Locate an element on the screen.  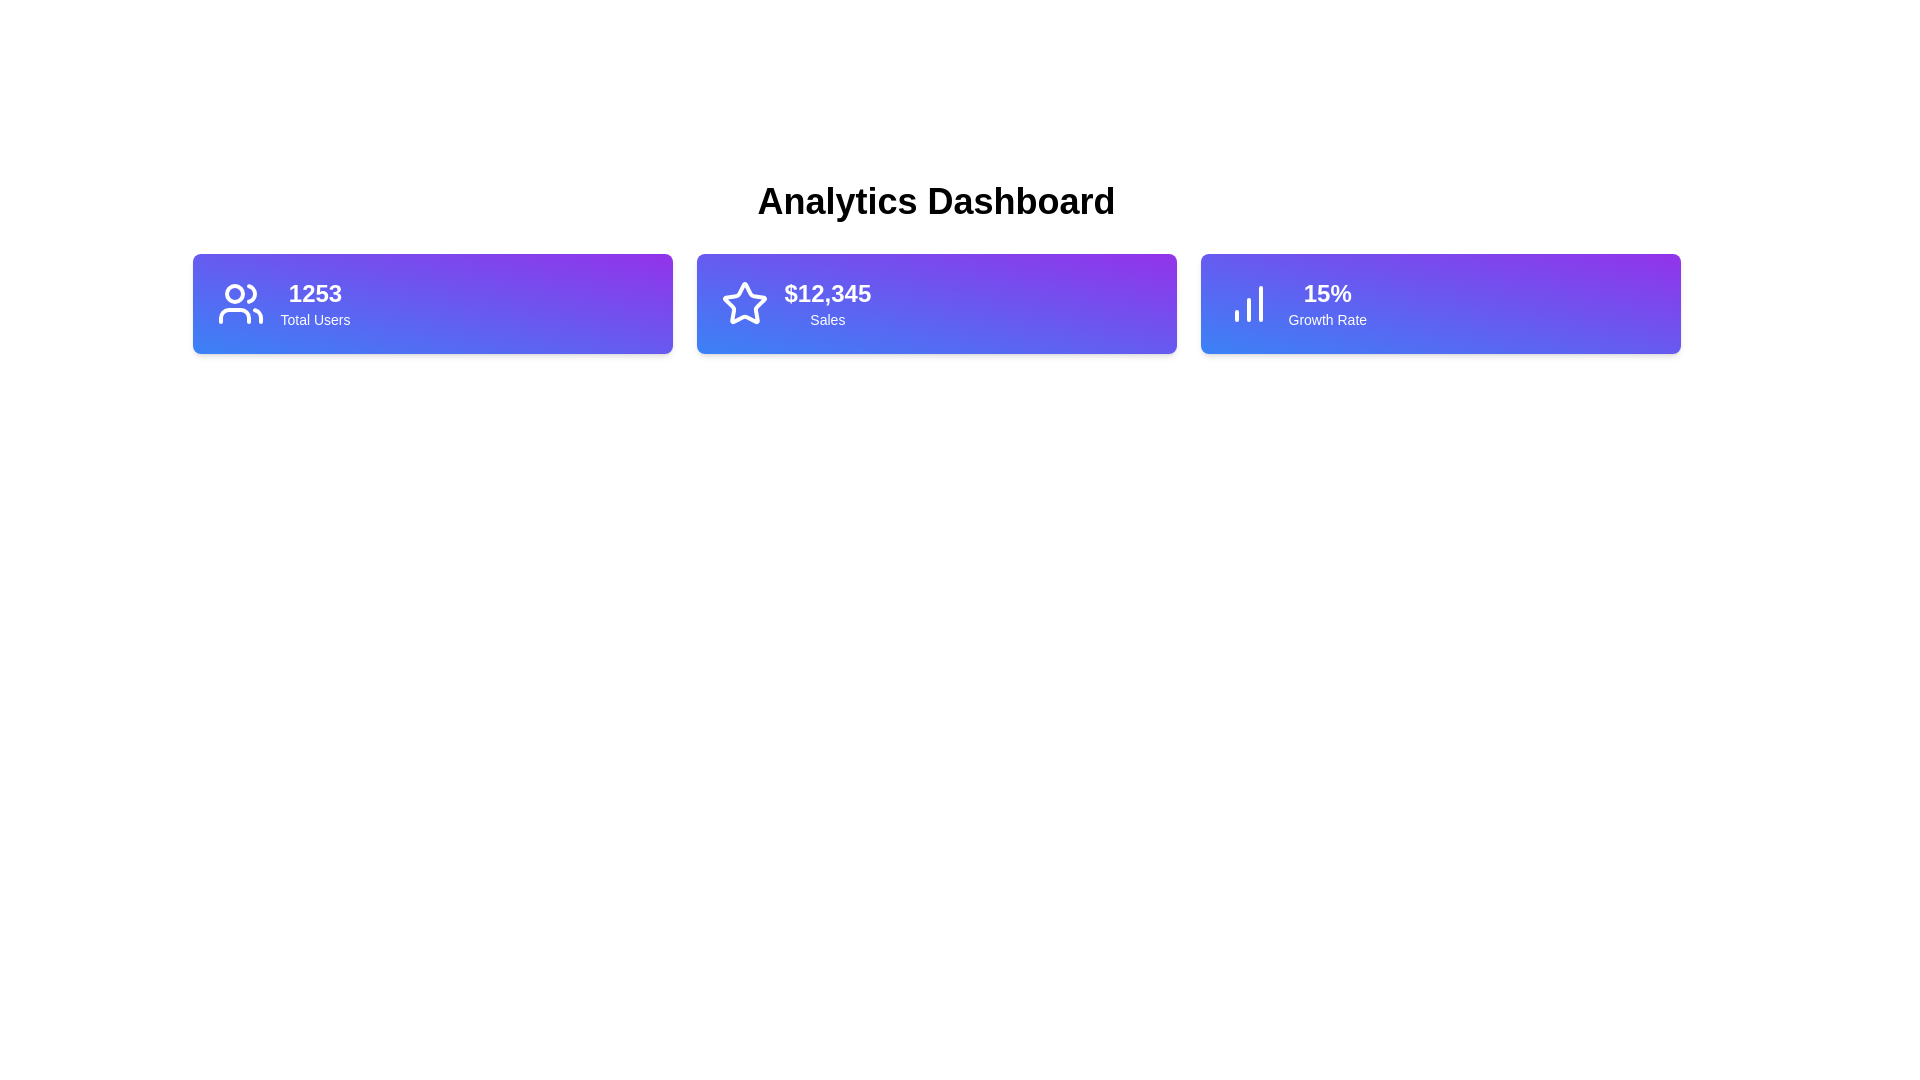
keyboard navigation is located at coordinates (935, 304).